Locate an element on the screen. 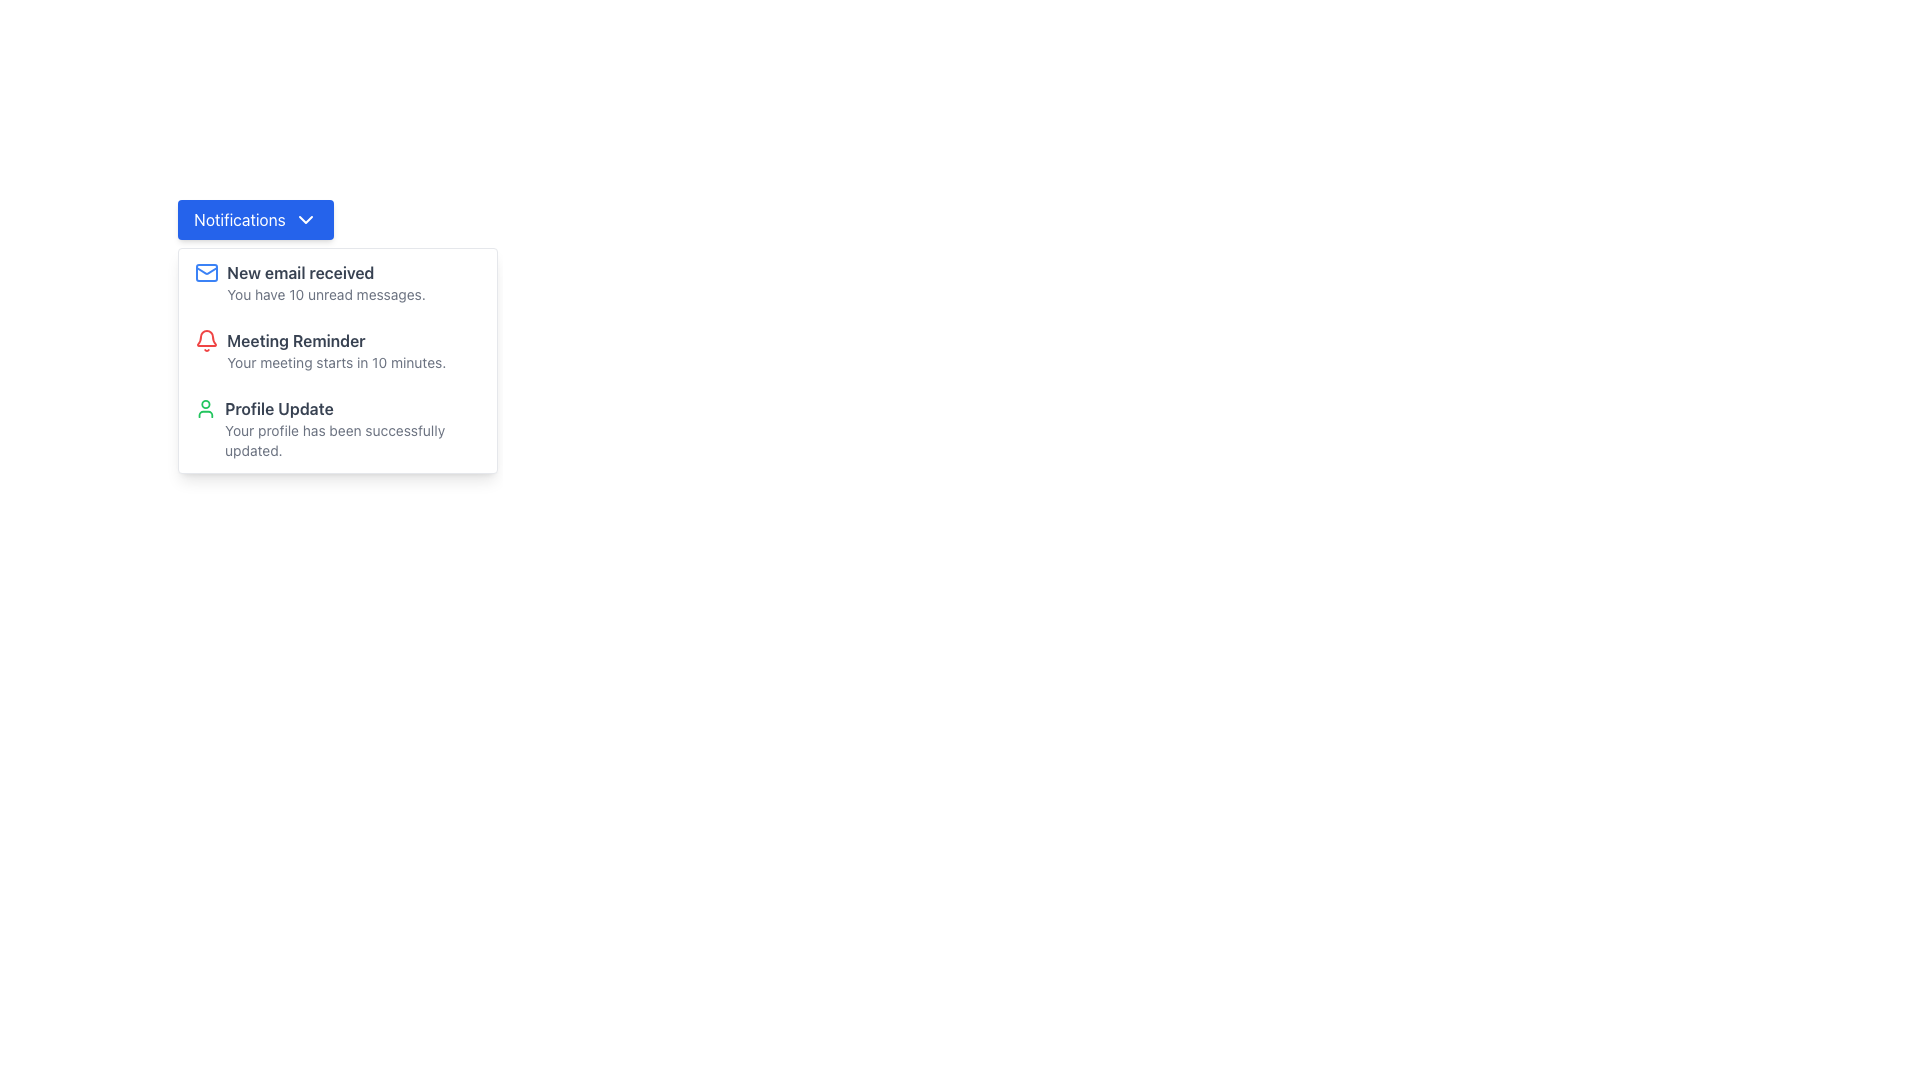 The image size is (1920, 1080). text label that displays 'New email received' in bold dark-gray font, located at the top of the notification card within the Notifications dropdown is located at coordinates (326, 273).